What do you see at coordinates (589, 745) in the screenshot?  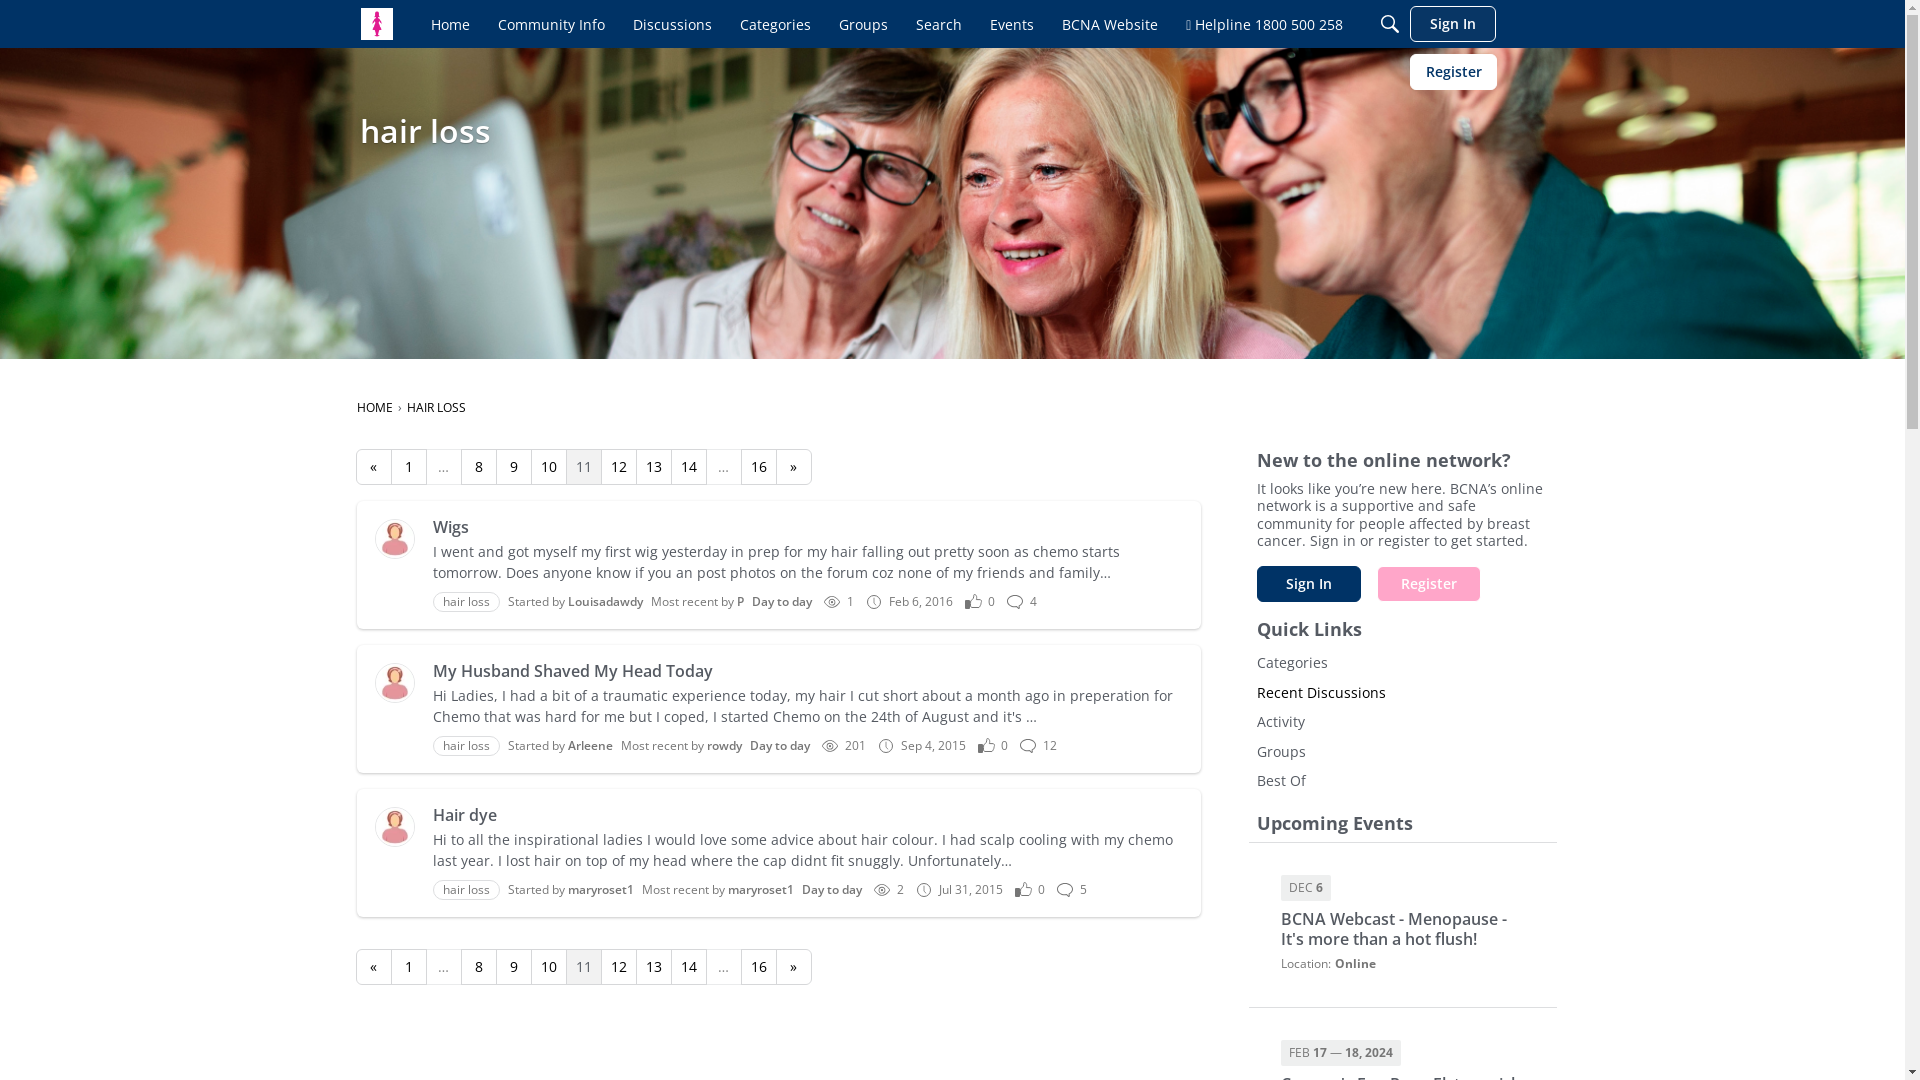 I see `'Arleene'` at bounding box center [589, 745].